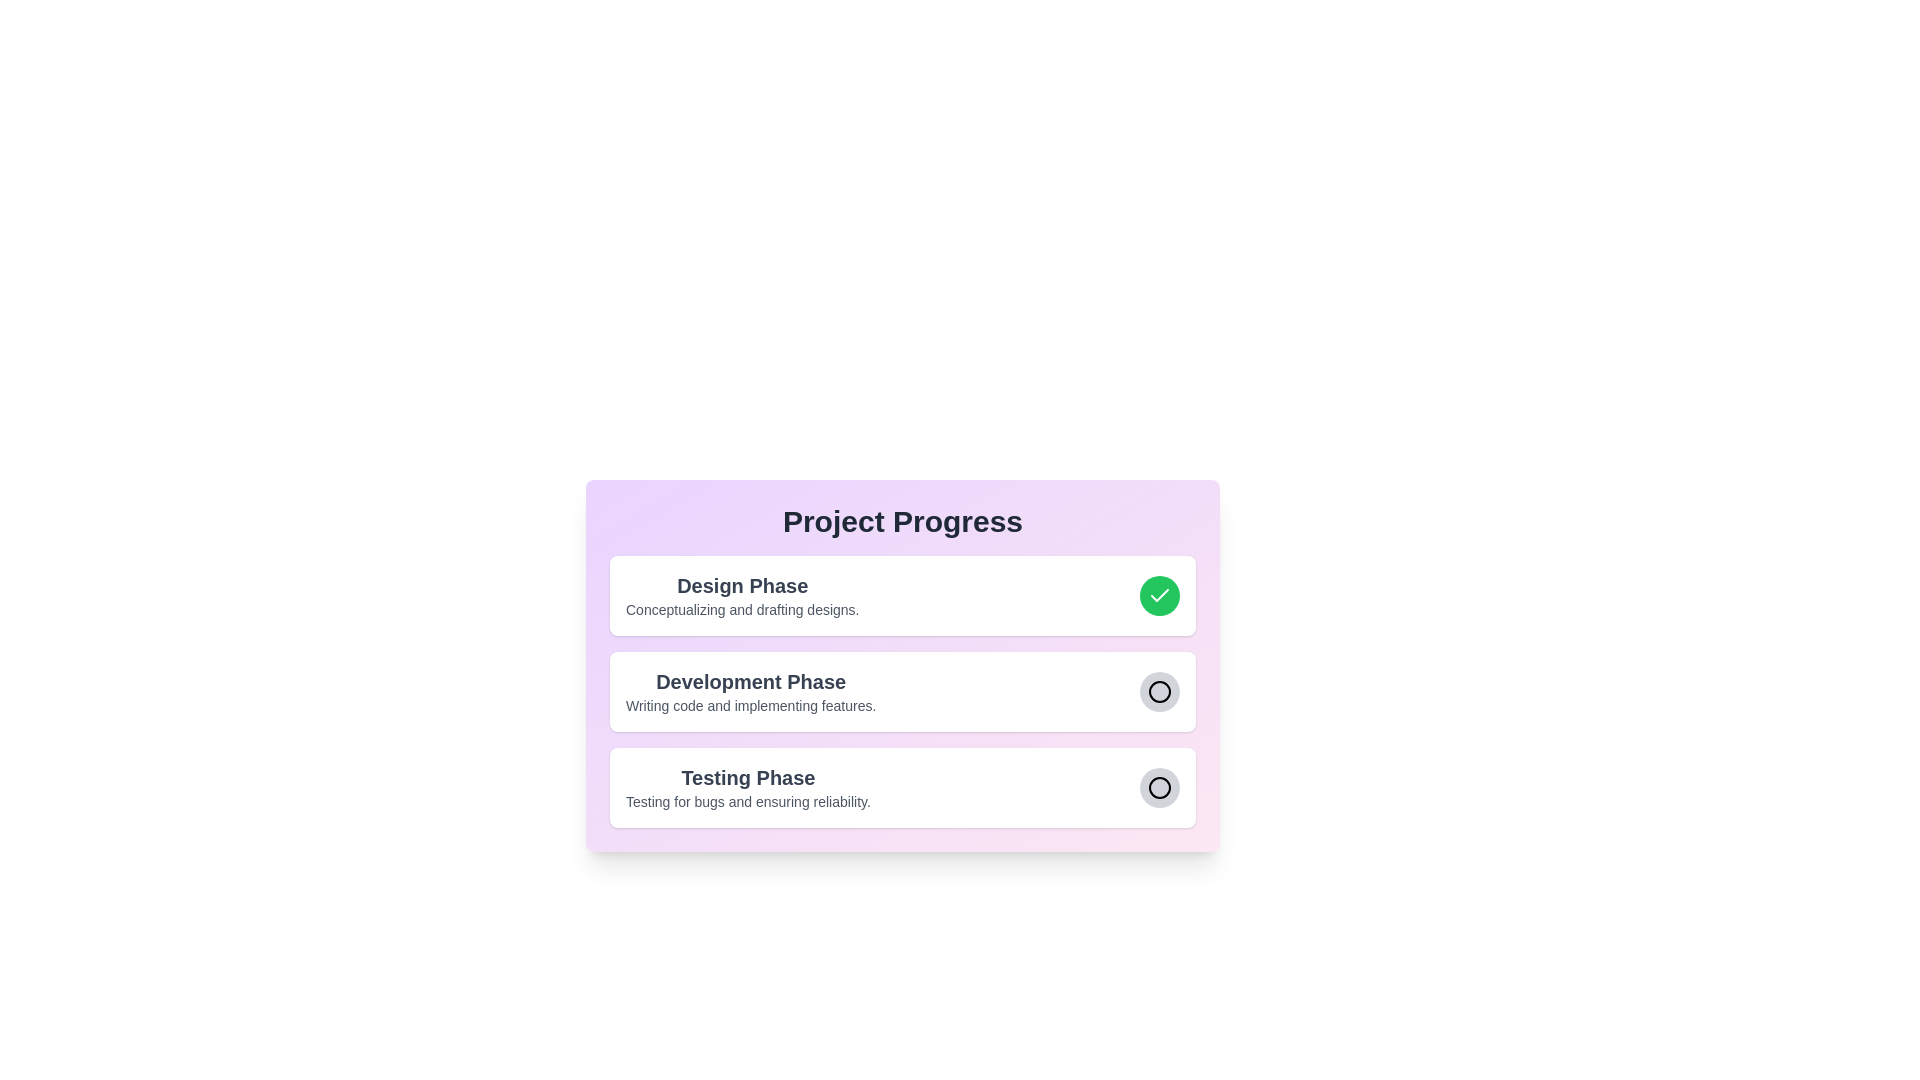 The width and height of the screenshot is (1920, 1080). I want to click on the interactive button at the far-right side of the 'Design Phase' progress card, so click(1160, 595).